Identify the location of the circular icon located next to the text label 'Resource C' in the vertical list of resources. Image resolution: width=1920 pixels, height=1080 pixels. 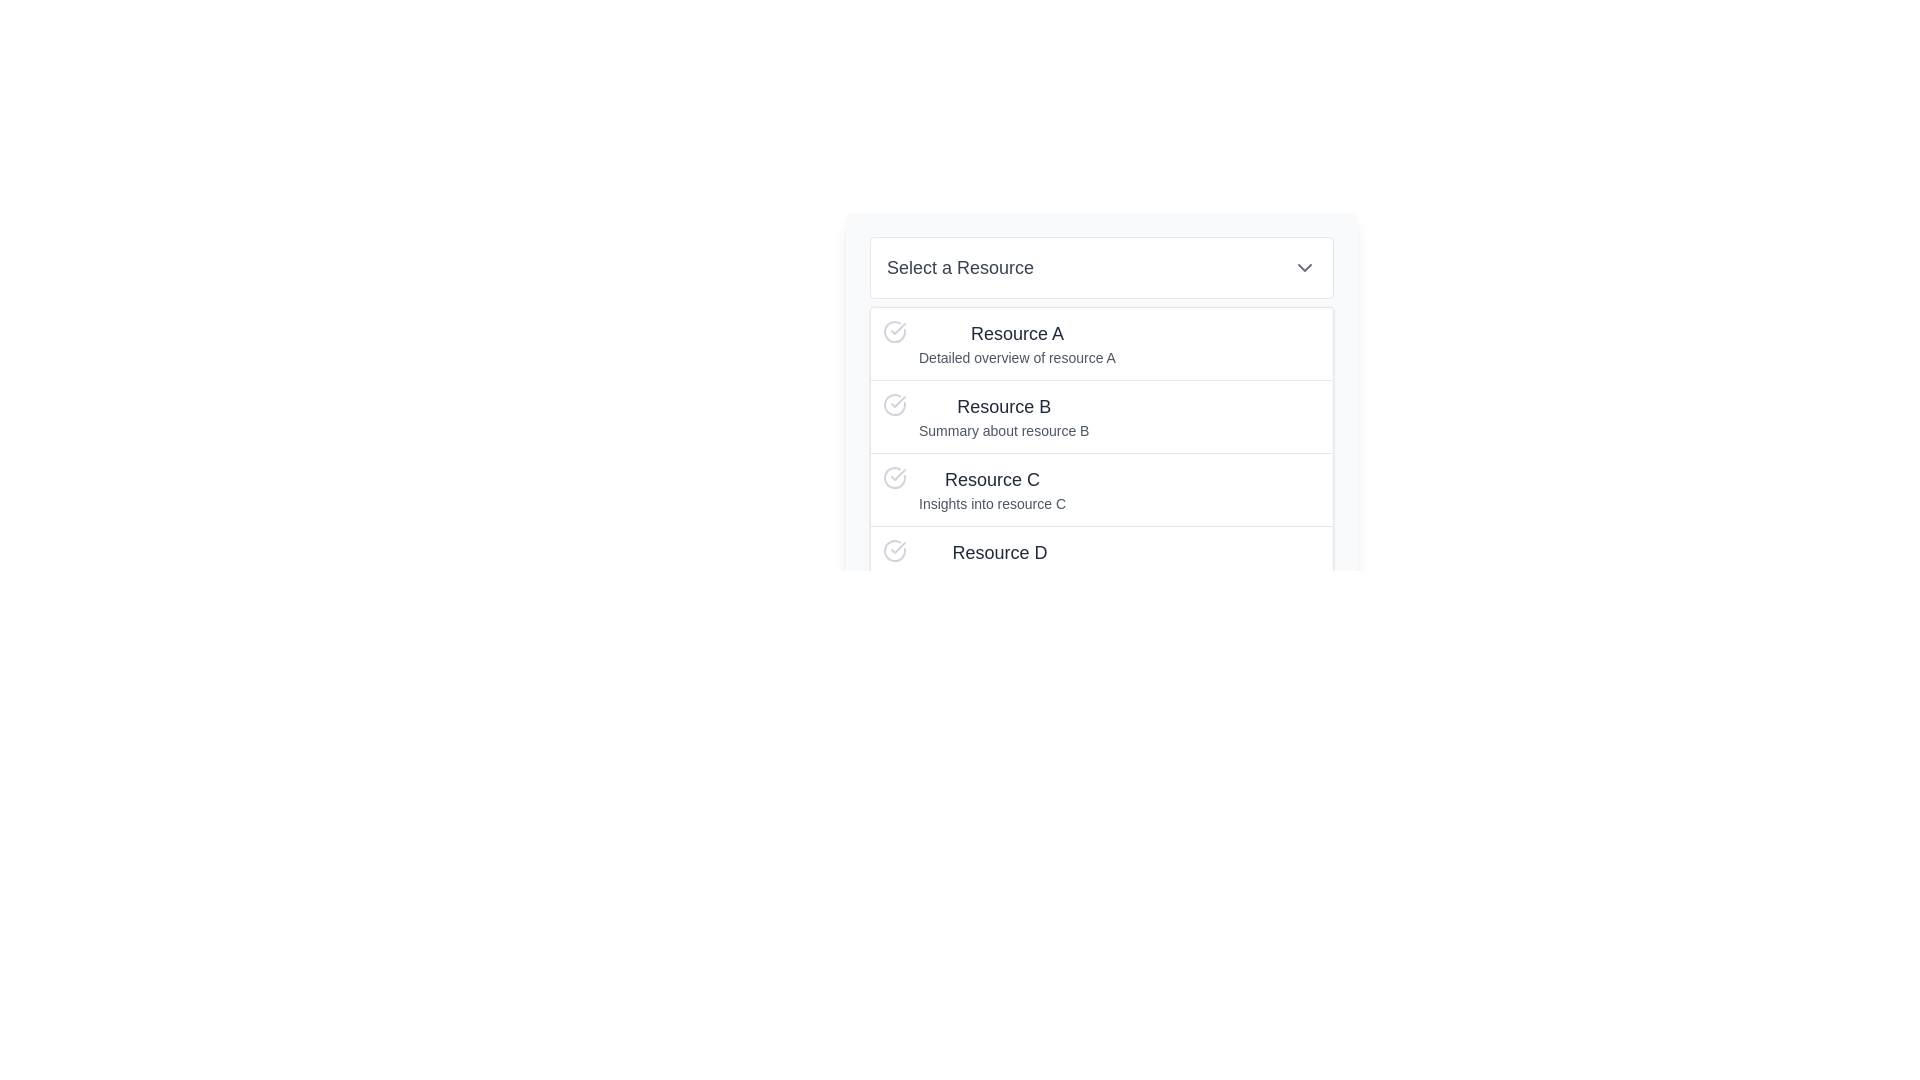
(893, 478).